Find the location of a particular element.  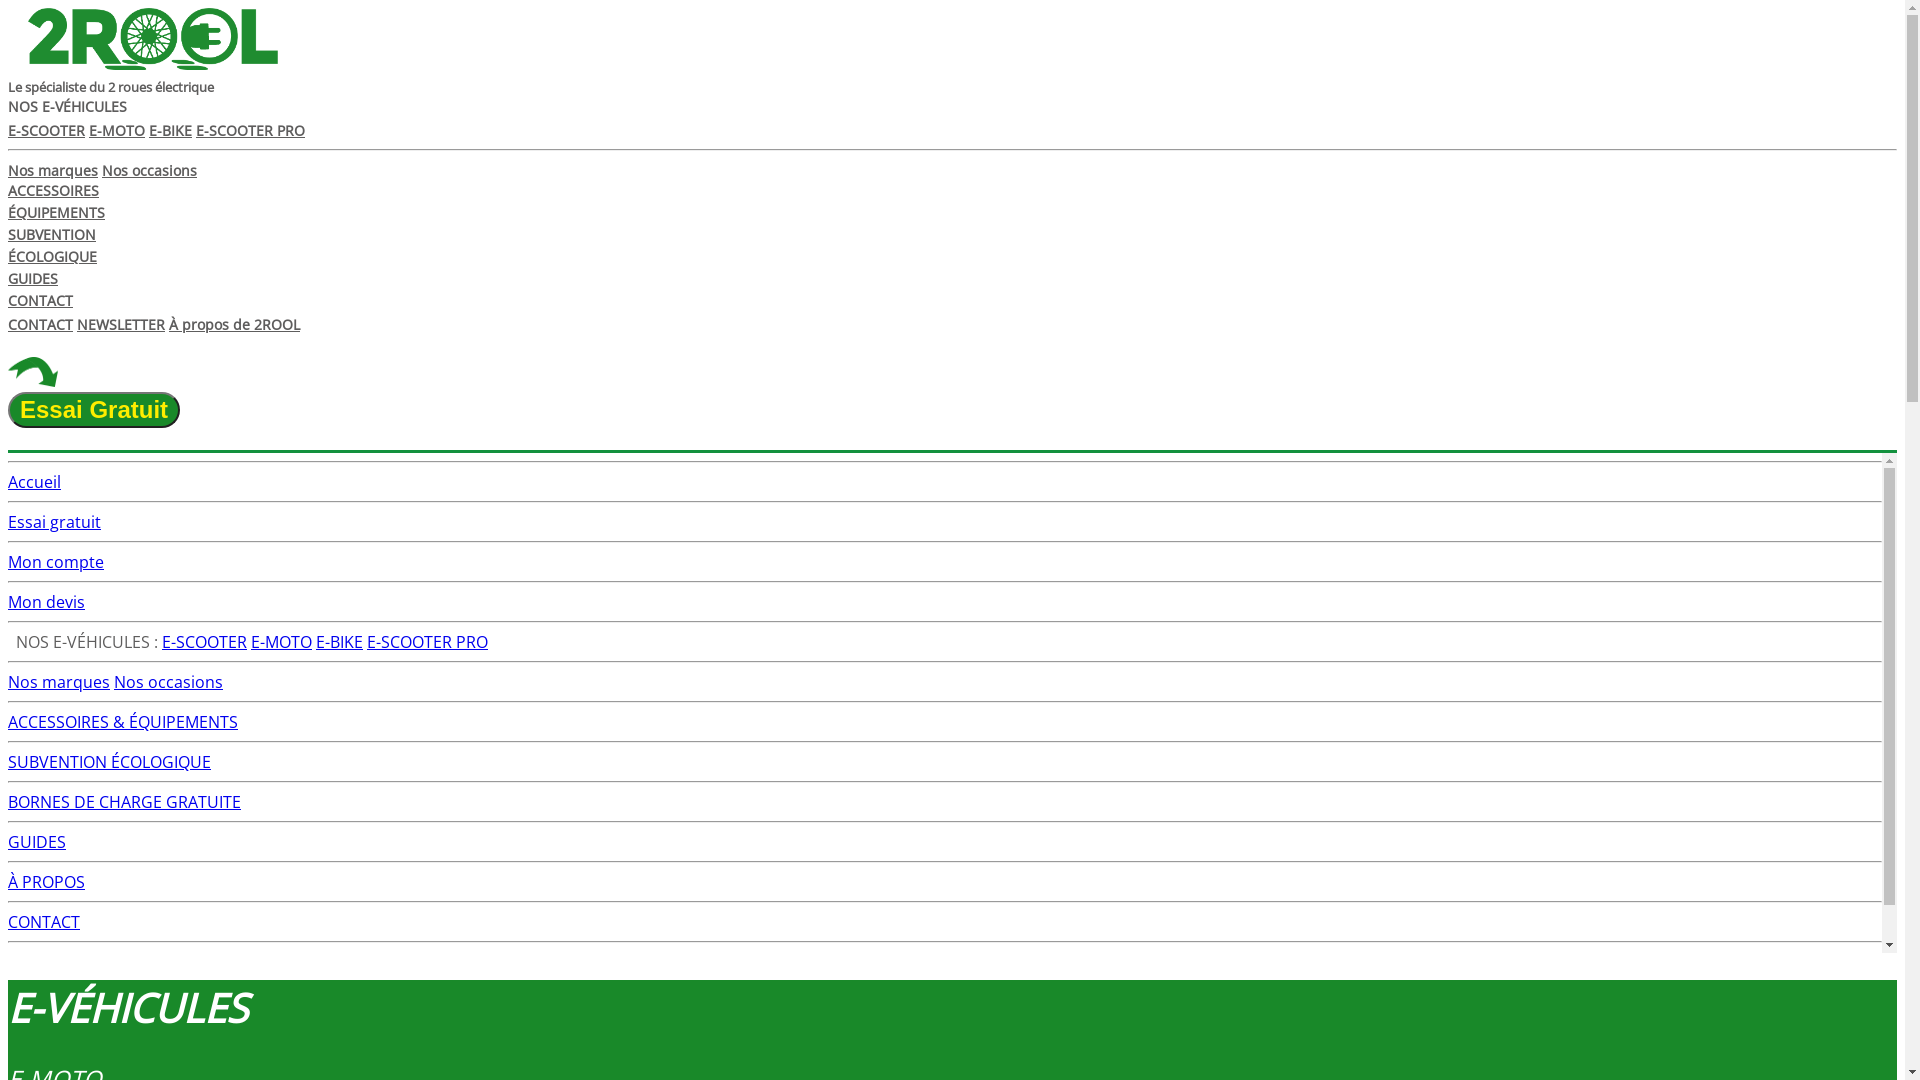

'Mon compte' is located at coordinates (56, 562).